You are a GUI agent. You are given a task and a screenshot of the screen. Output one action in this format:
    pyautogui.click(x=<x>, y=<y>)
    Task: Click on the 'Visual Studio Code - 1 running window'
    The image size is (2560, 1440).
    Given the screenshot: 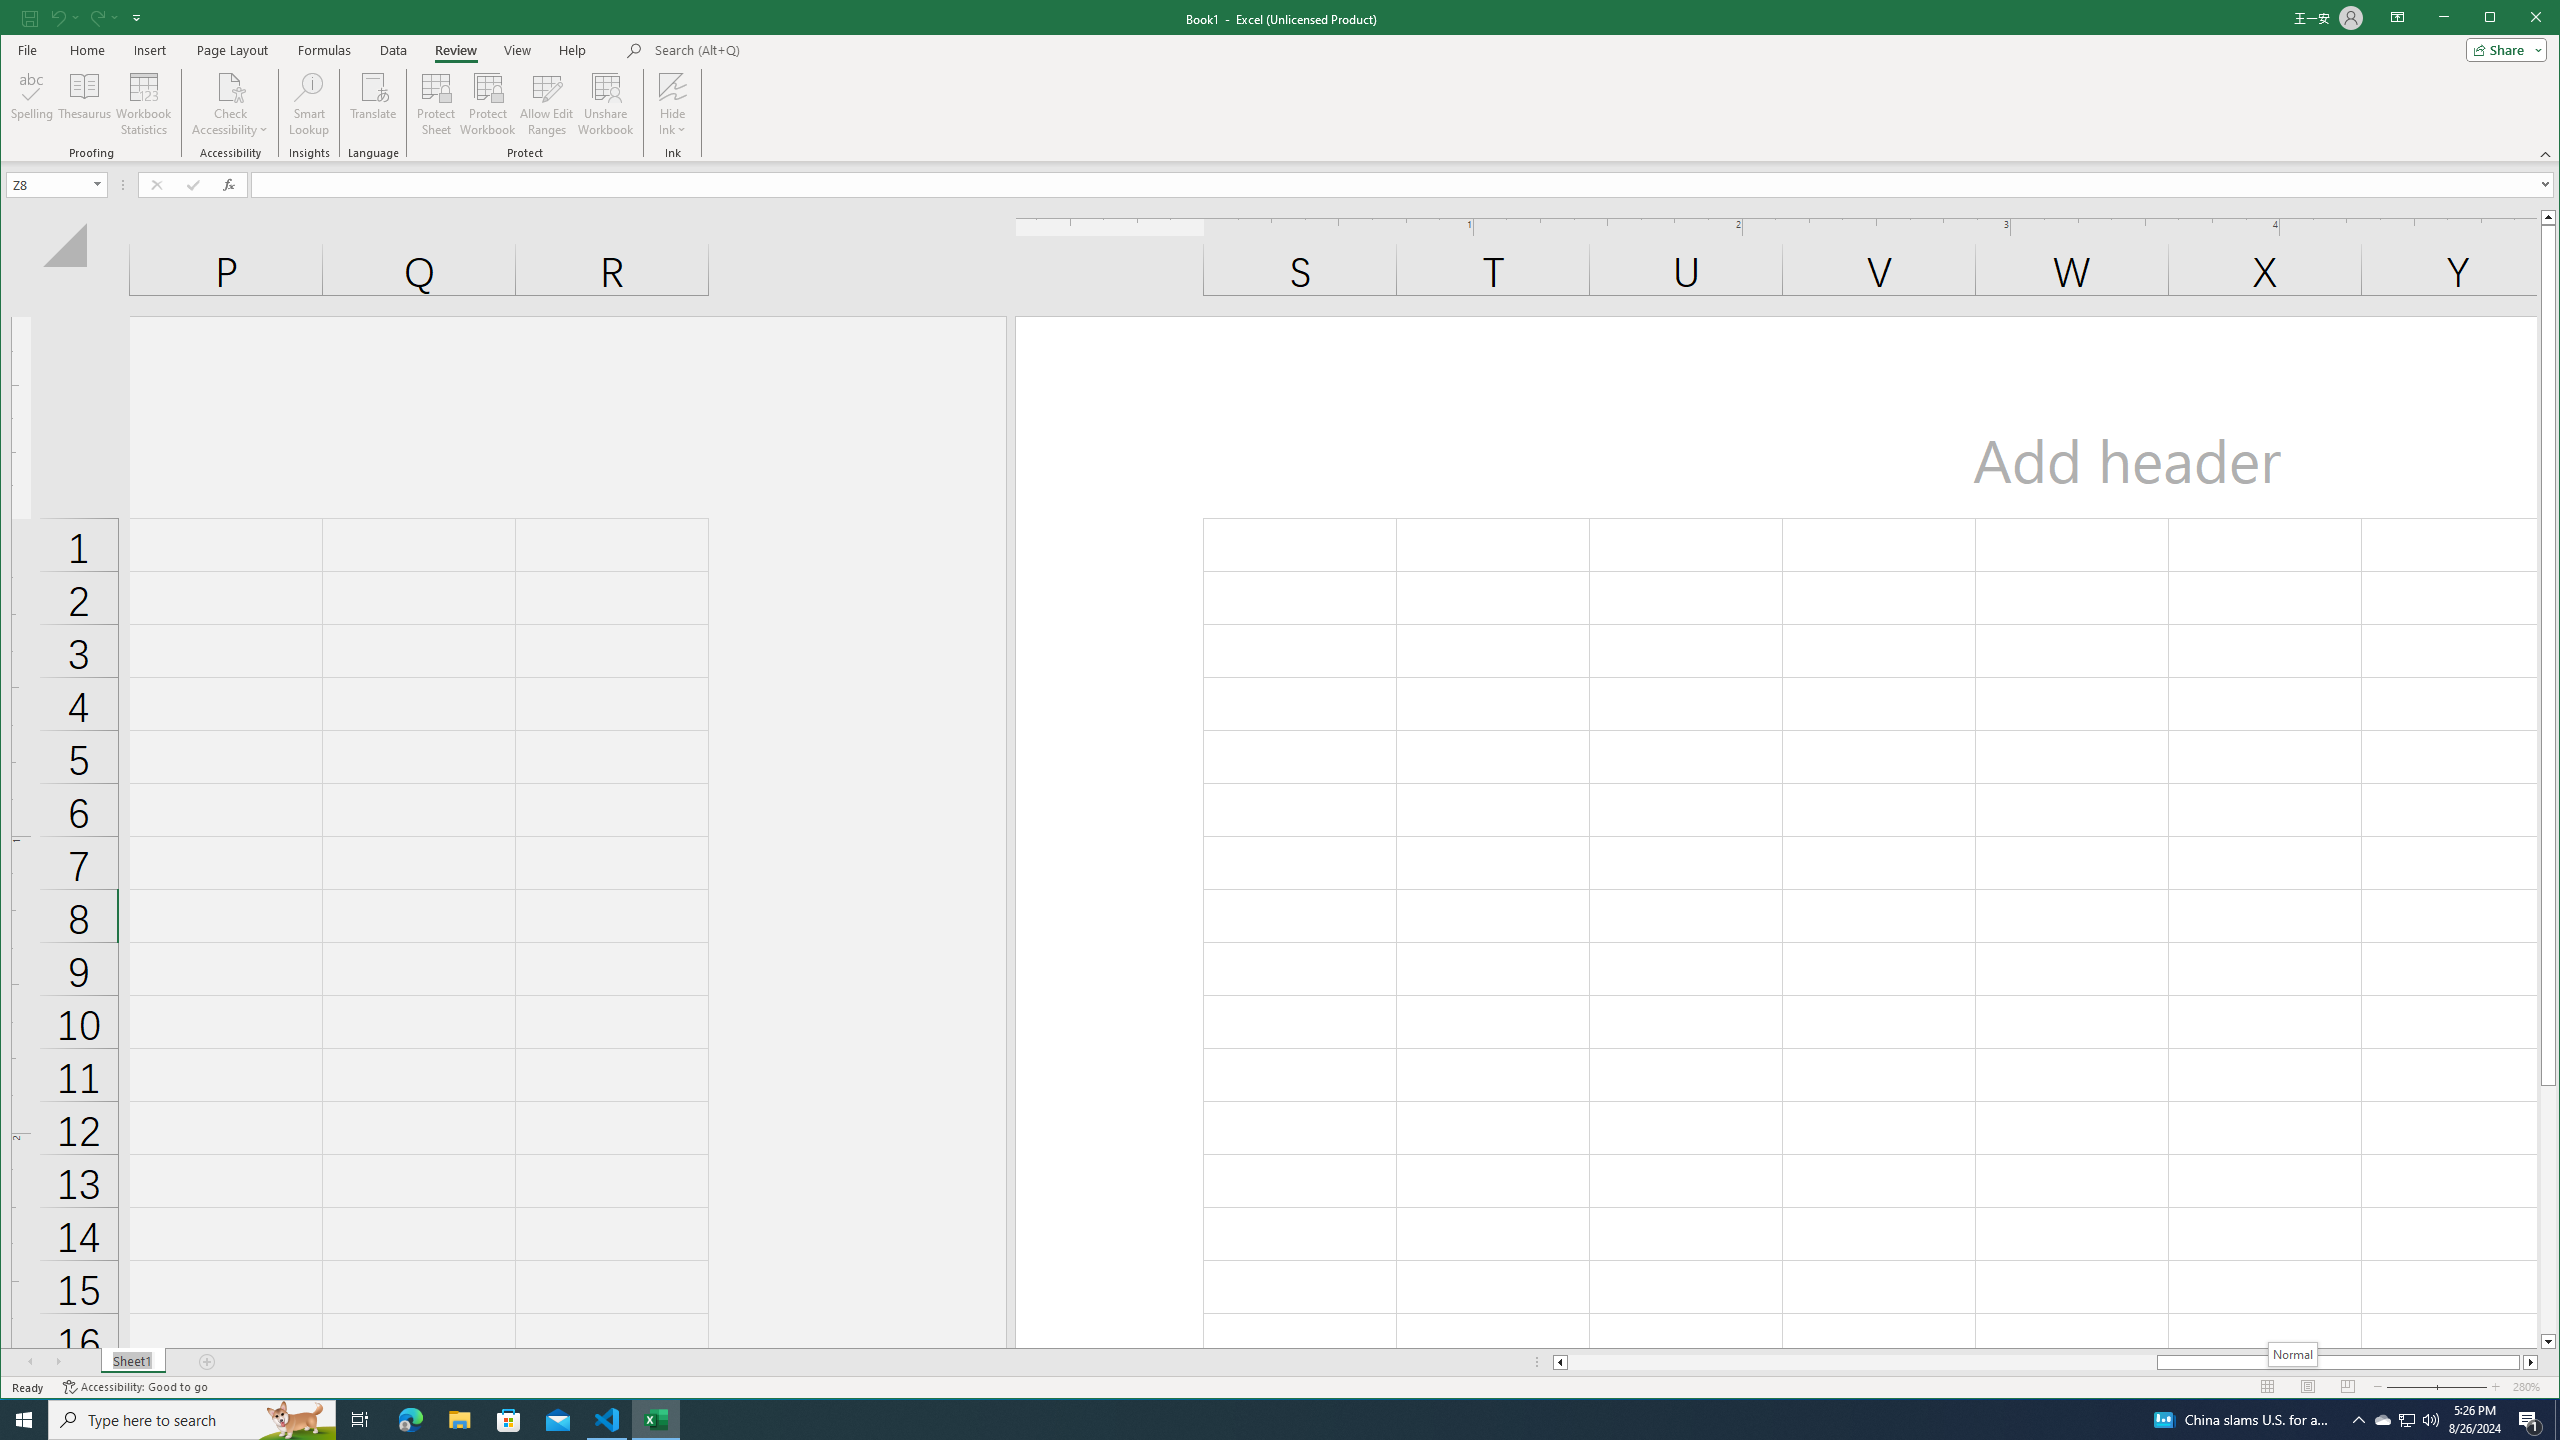 What is the action you would take?
    pyautogui.click(x=607, y=1418)
    